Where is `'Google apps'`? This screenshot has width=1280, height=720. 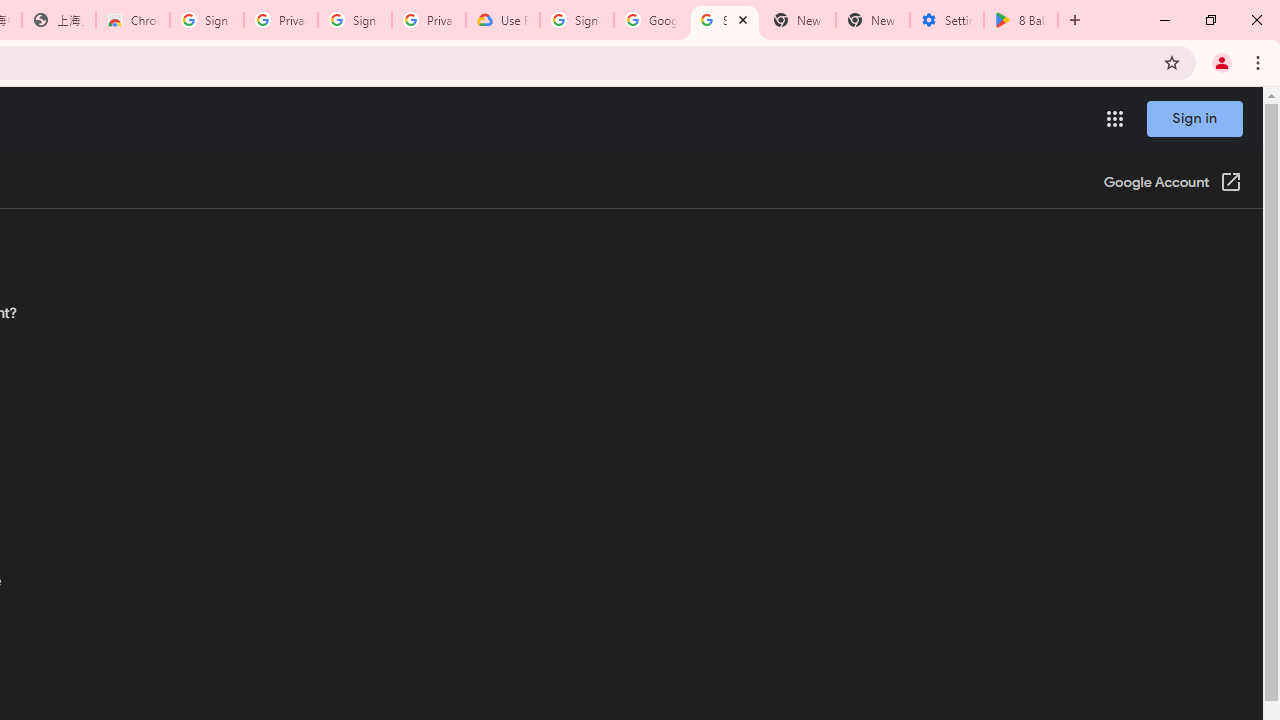 'Google apps' is located at coordinates (1113, 119).